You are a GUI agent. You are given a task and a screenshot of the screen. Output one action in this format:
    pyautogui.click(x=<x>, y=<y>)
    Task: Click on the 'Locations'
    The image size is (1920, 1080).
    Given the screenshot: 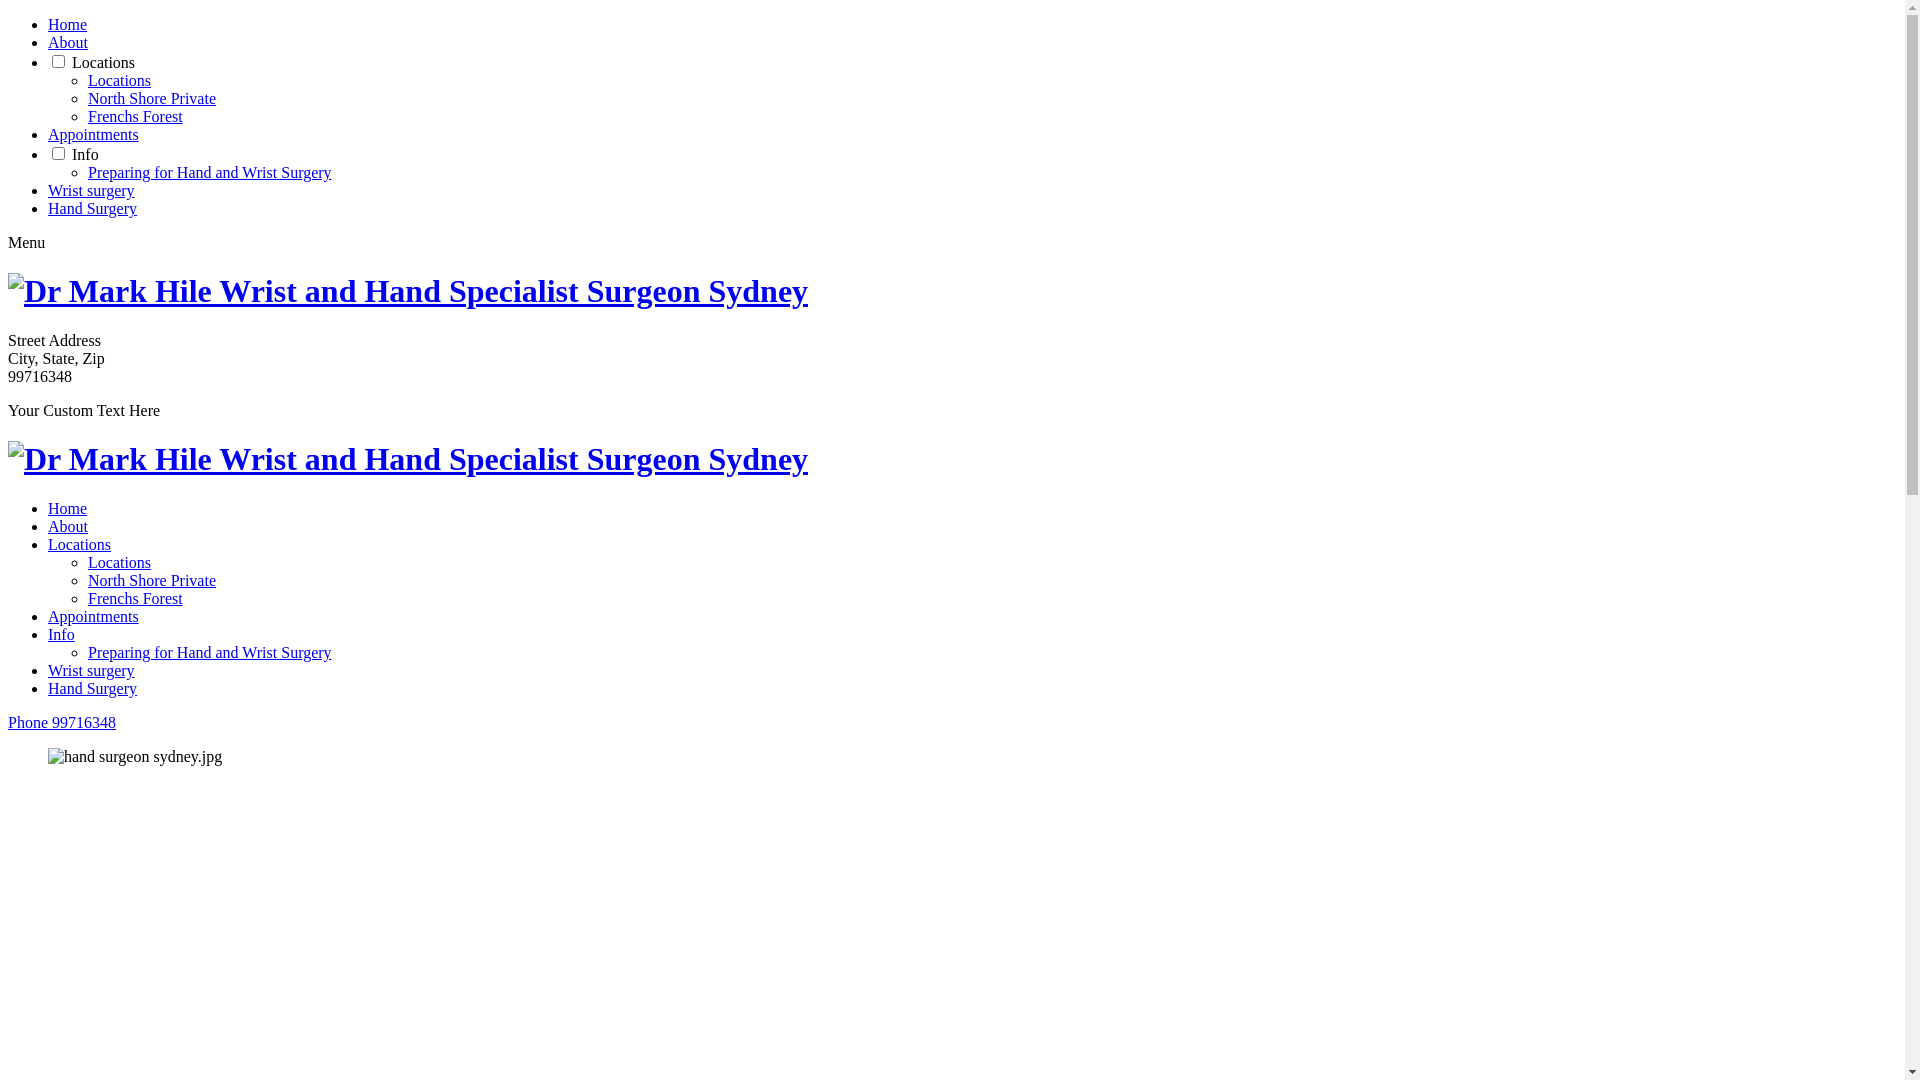 What is the action you would take?
    pyautogui.click(x=118, y=562)
    